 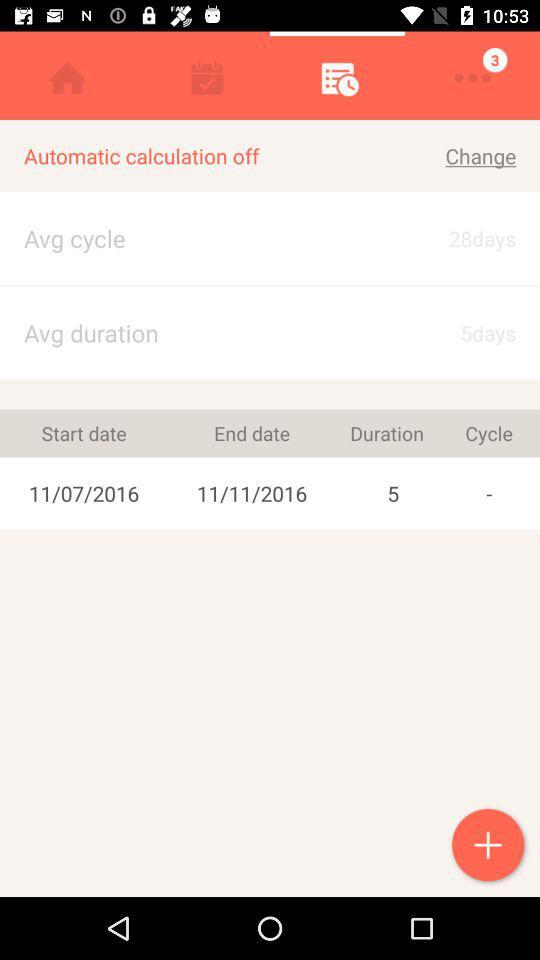 What do you see at coordinates (83, 433) in the screenshot?
I see `the start date` at bounding box center [83, 433].